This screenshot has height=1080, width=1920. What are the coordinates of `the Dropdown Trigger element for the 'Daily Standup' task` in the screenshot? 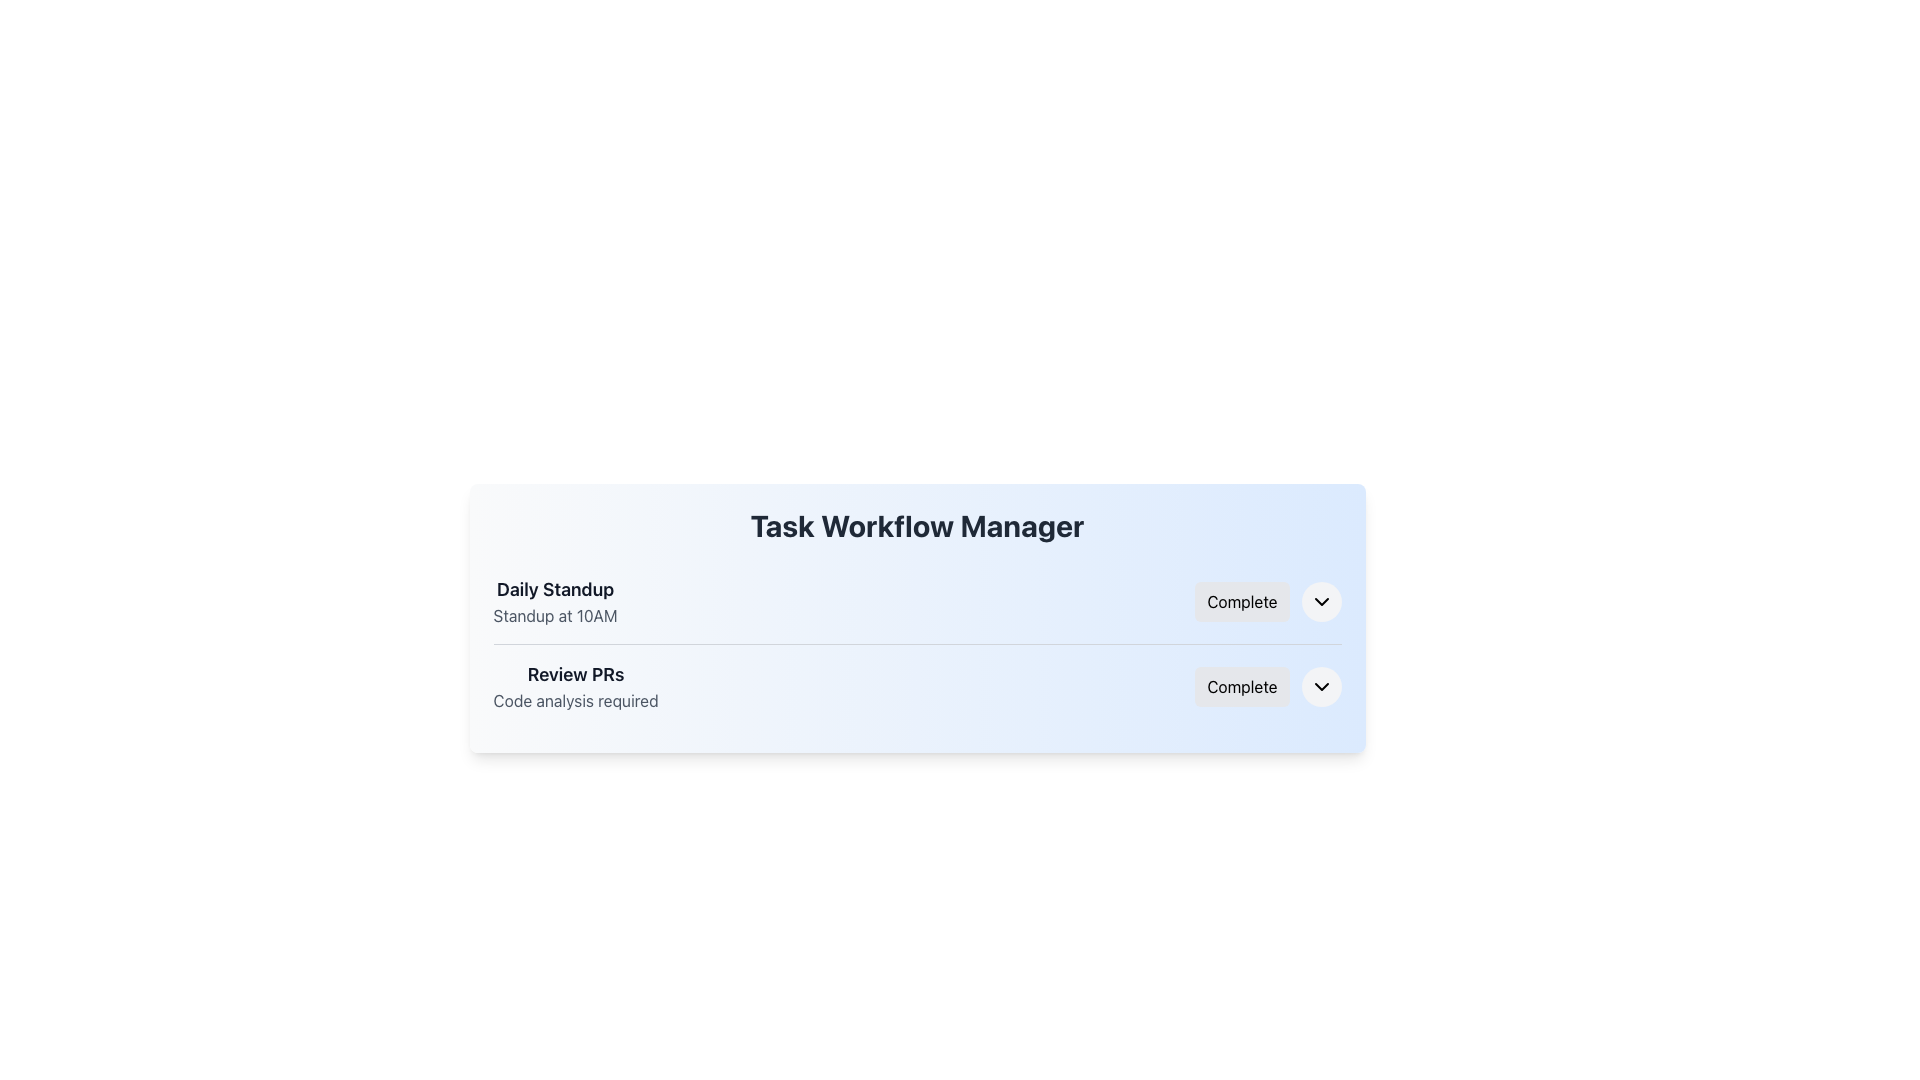 It's located at (1267, 600).